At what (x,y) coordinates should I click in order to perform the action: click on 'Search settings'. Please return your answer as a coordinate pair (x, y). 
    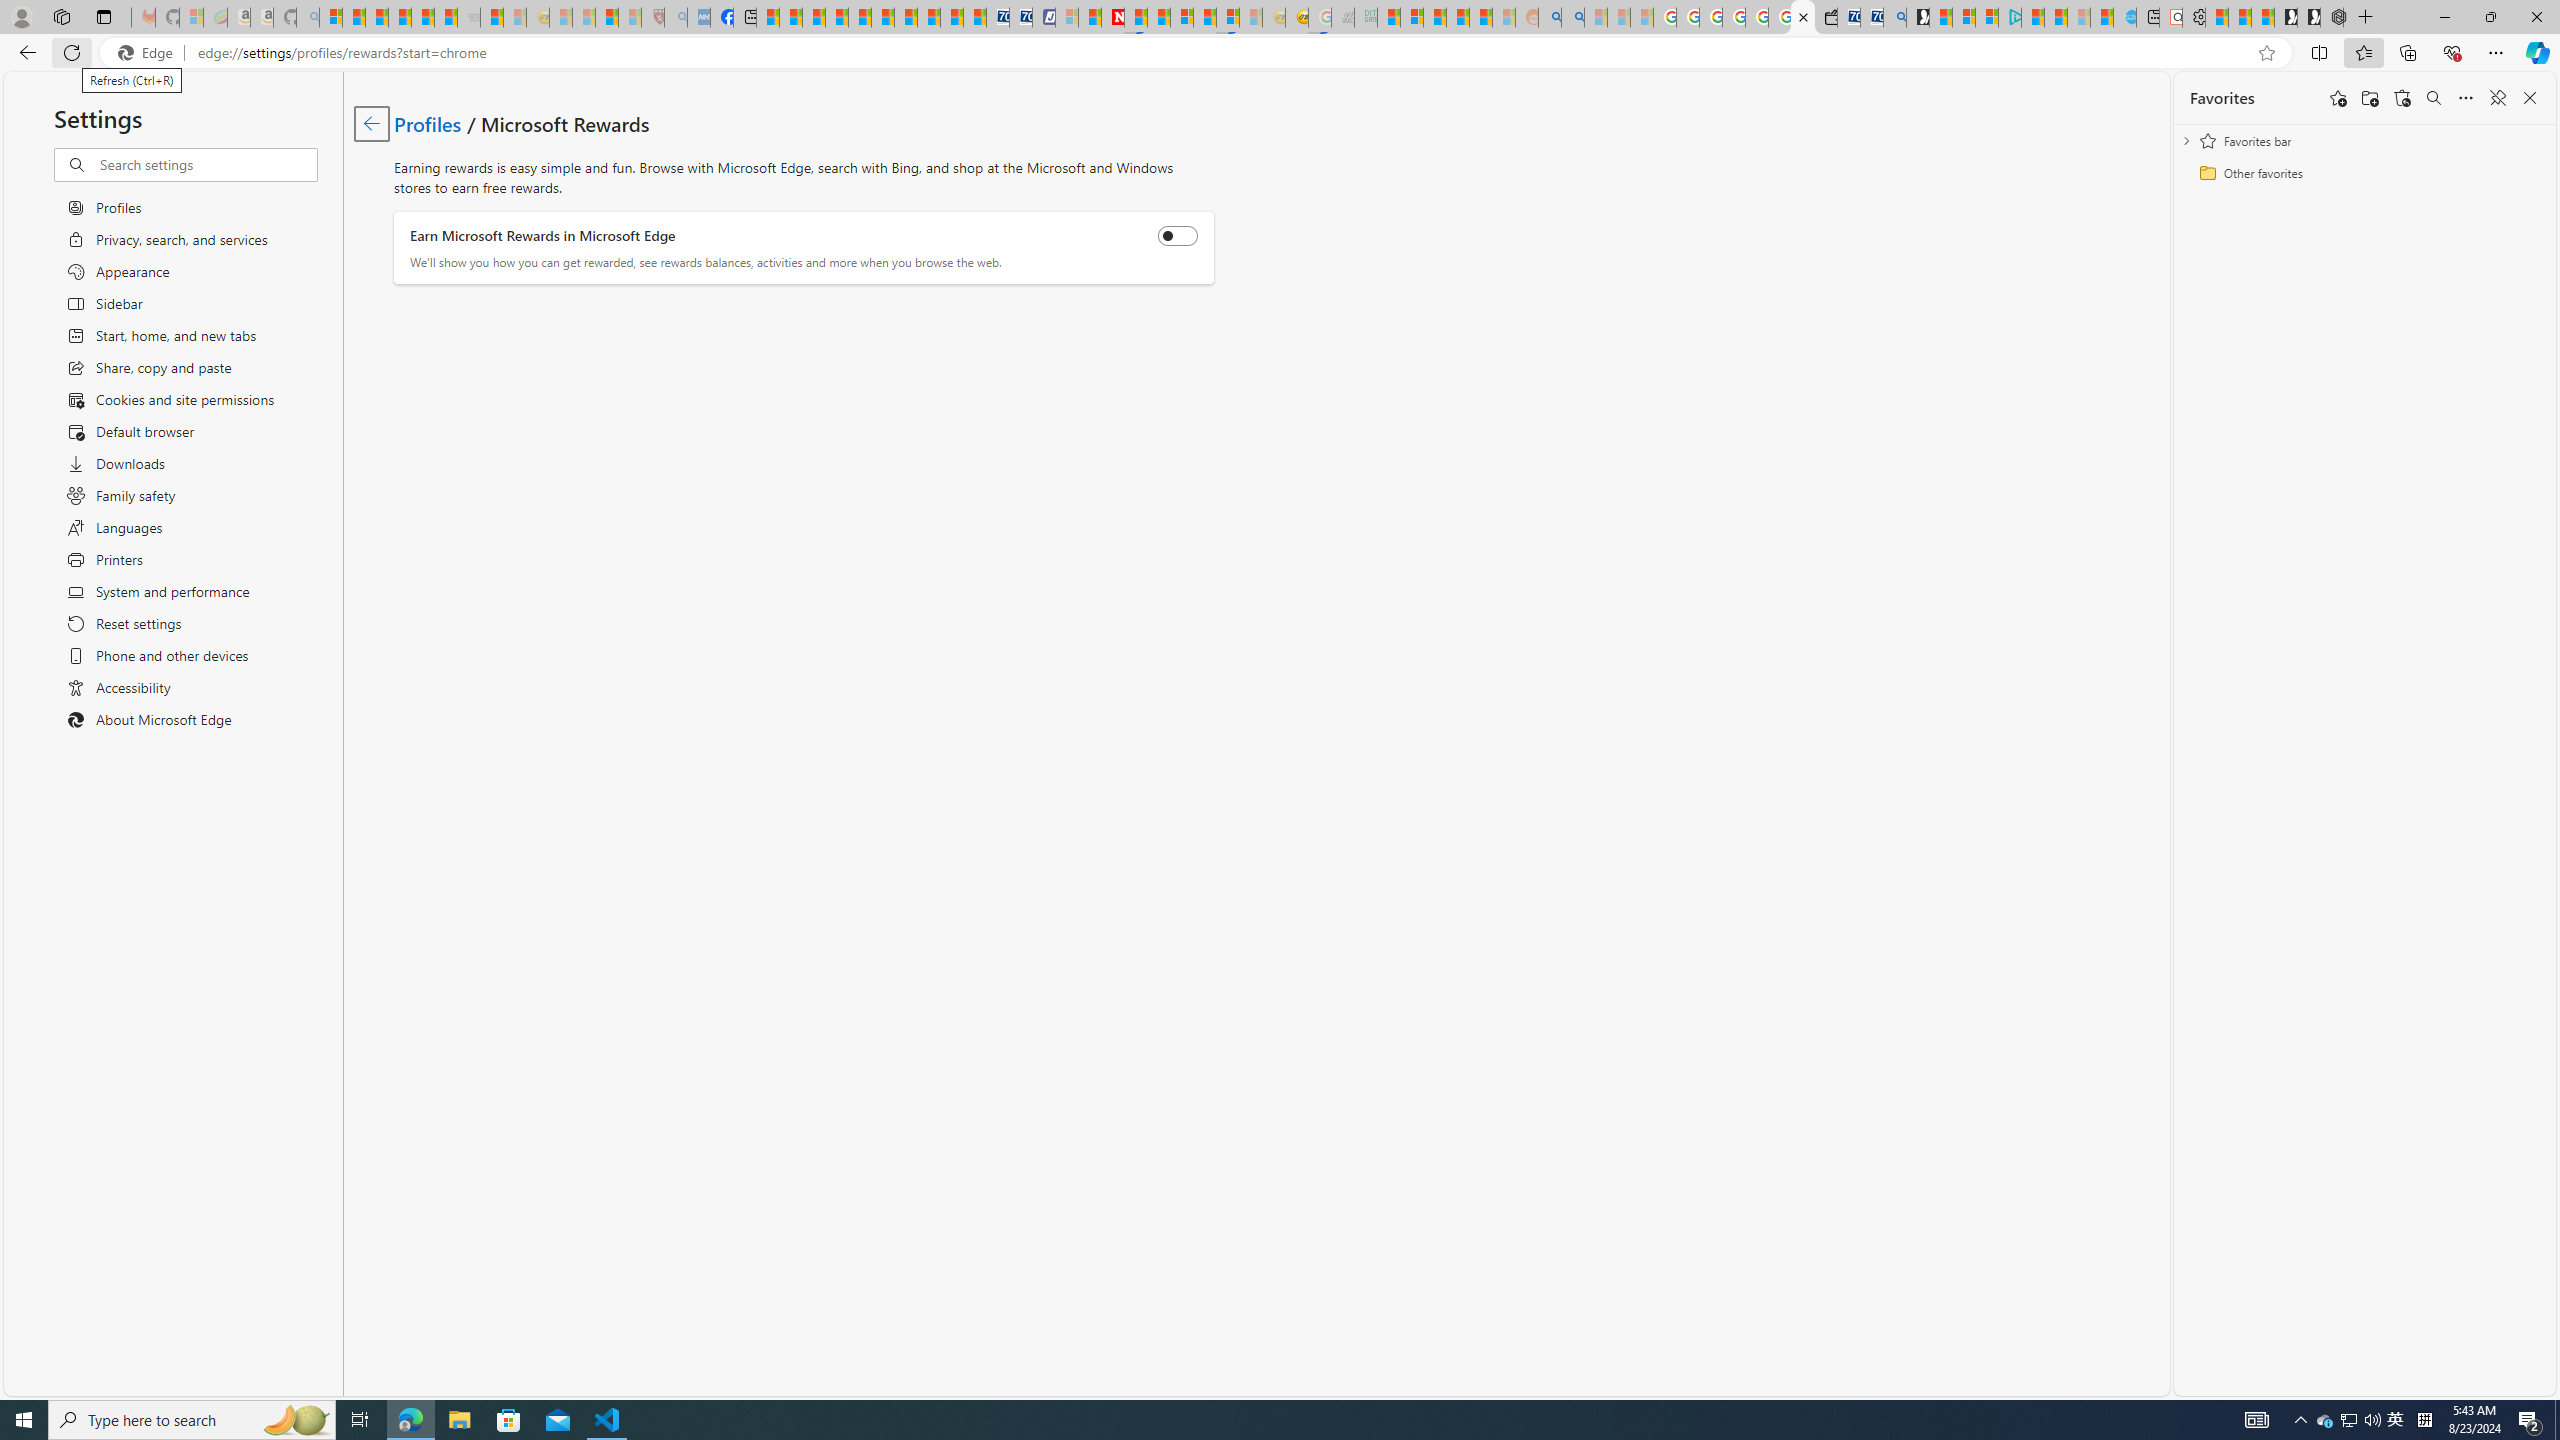
    Looking at the image, I should click on (207, 164).